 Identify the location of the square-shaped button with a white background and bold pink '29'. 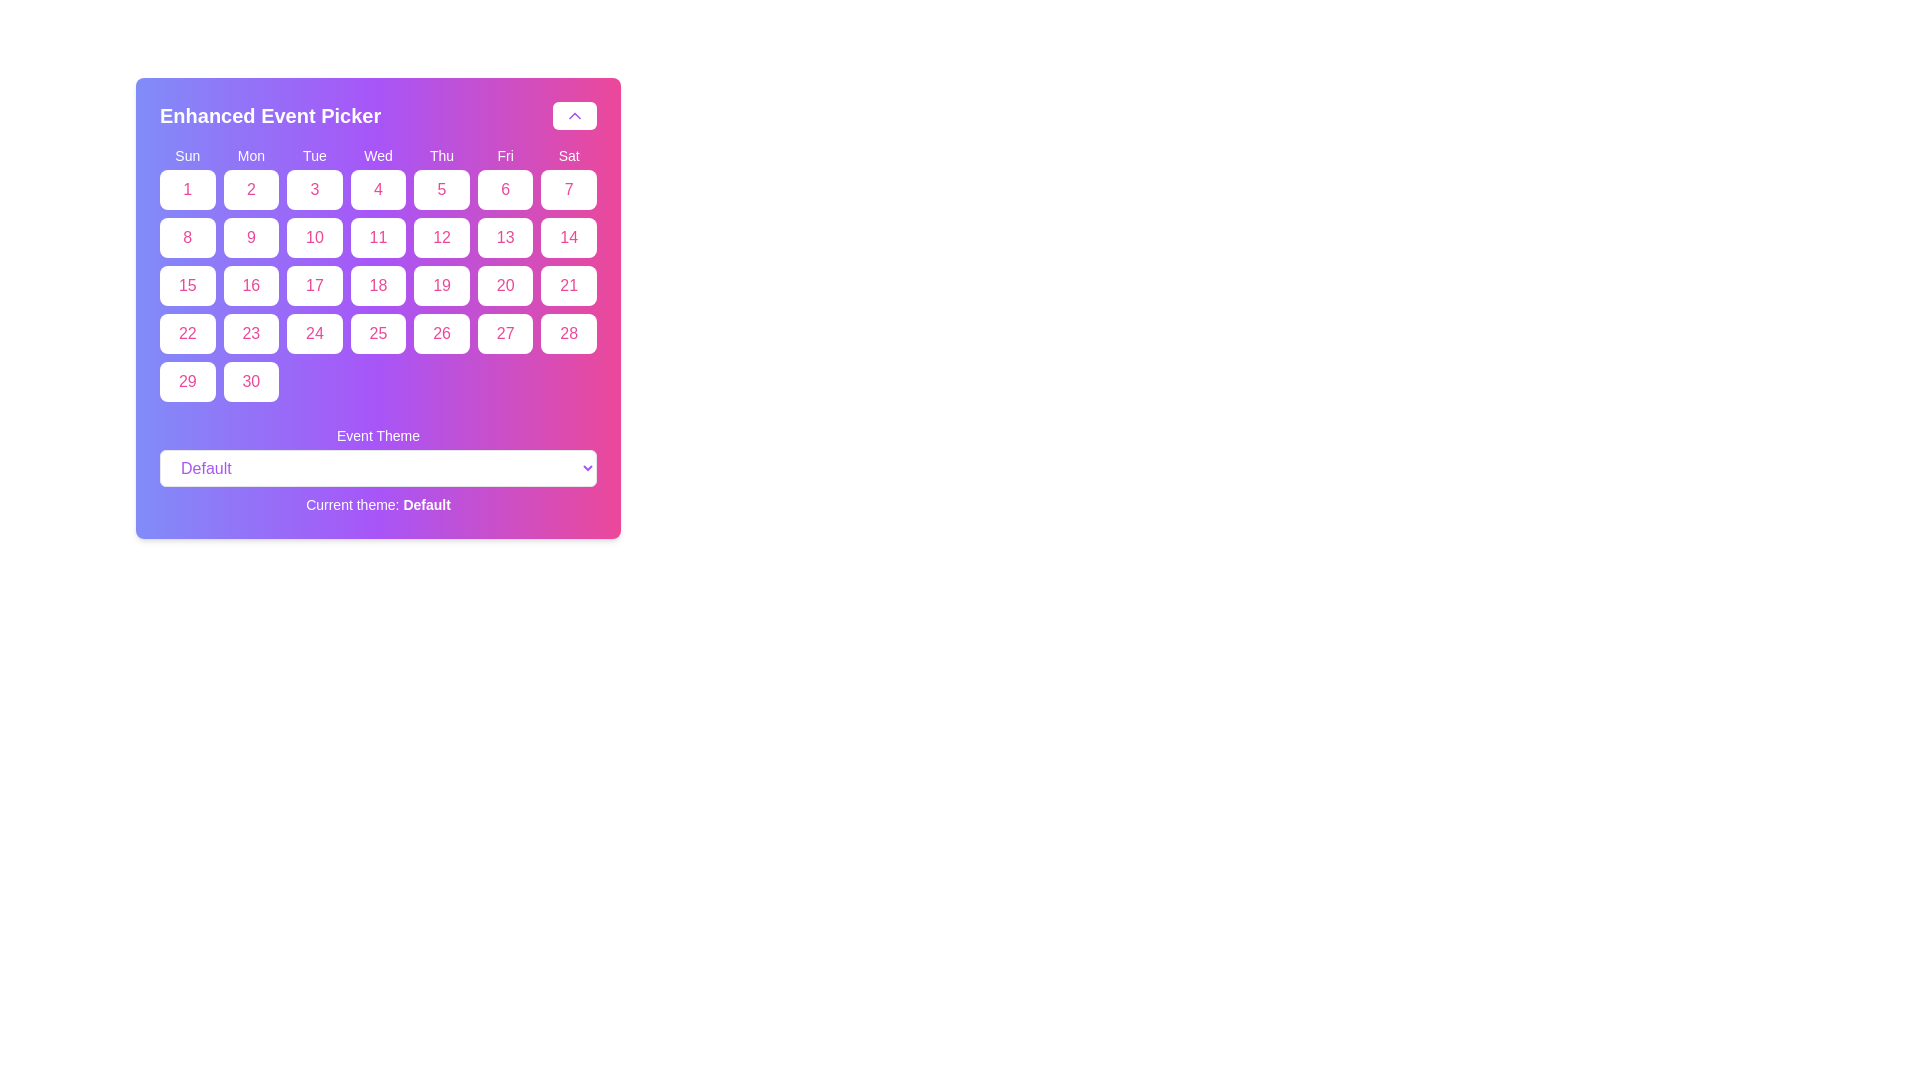
(187, 381).